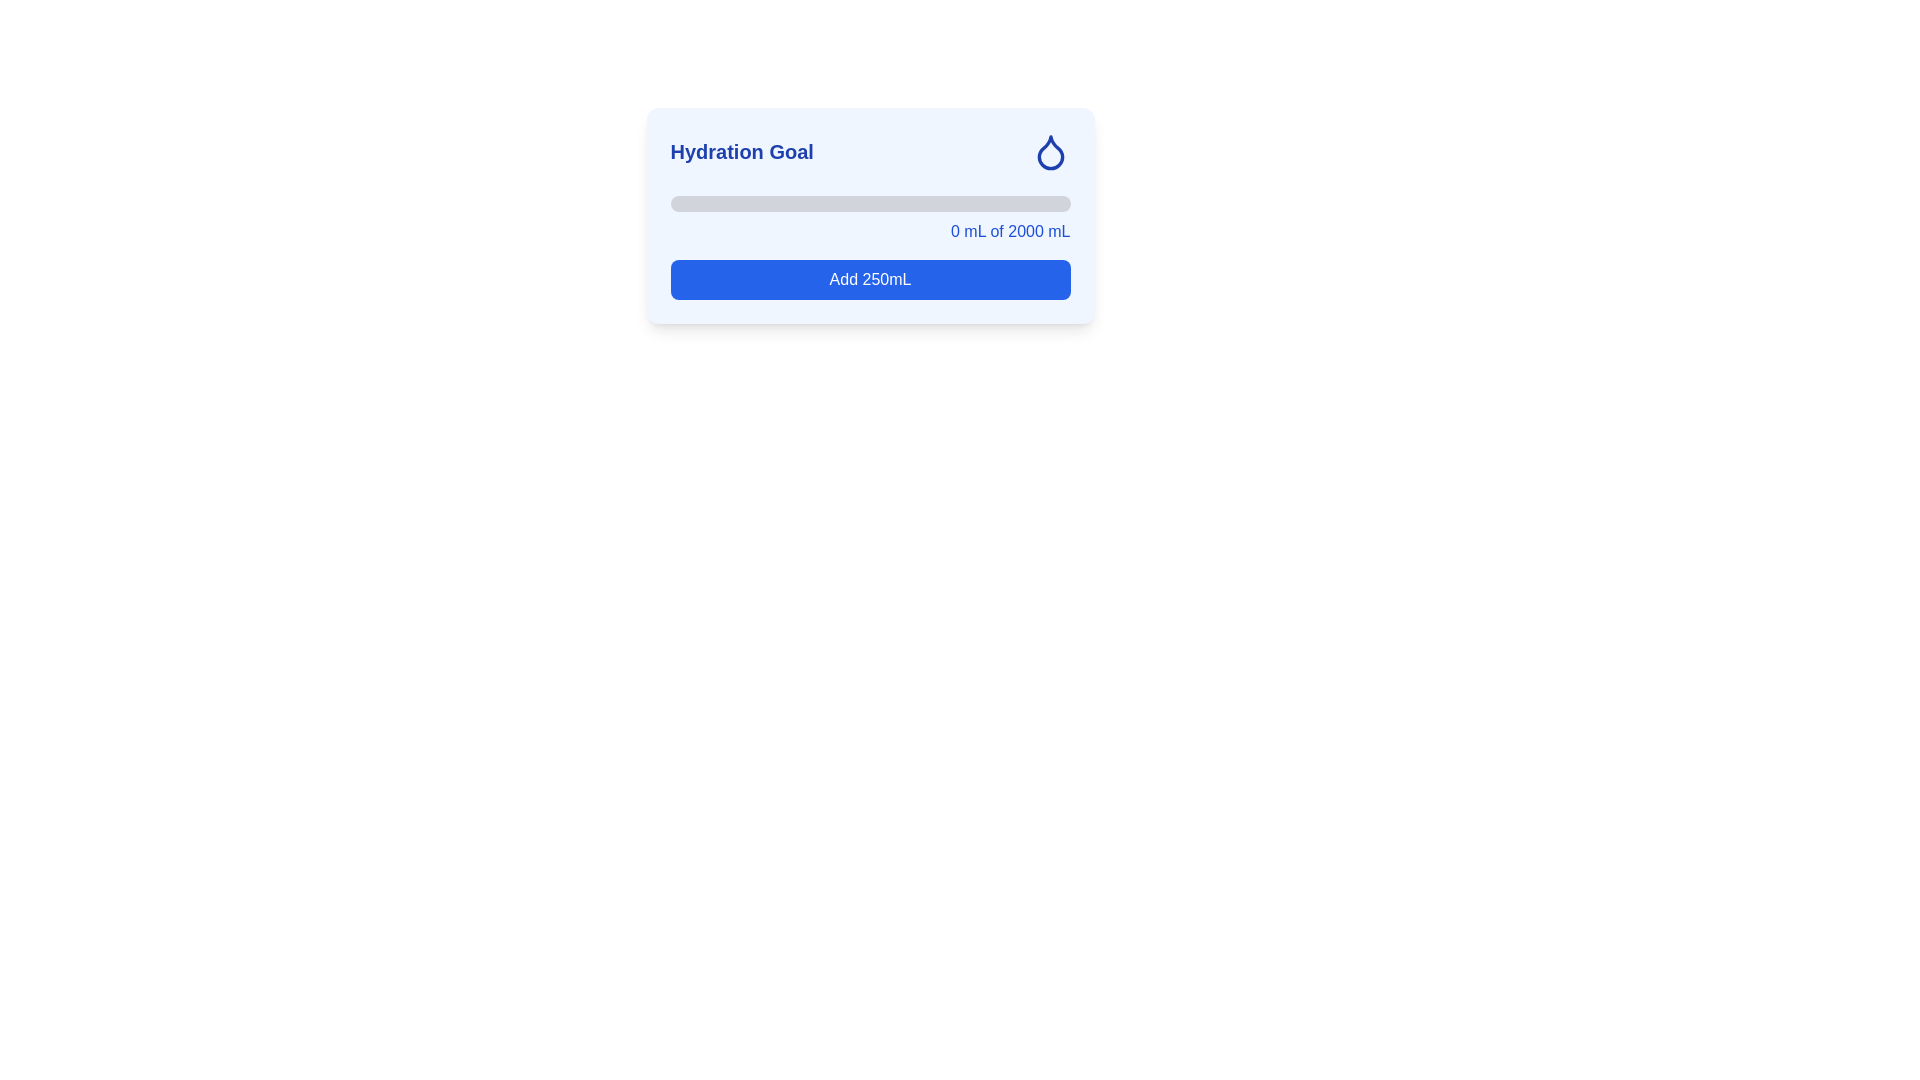  Describe the element at coordinates (1049, 151) in the screenshot. I see `the blue water droplet icon within the white square frame, located at the top-right corner of the 'Hydration Goal' card` at that location.